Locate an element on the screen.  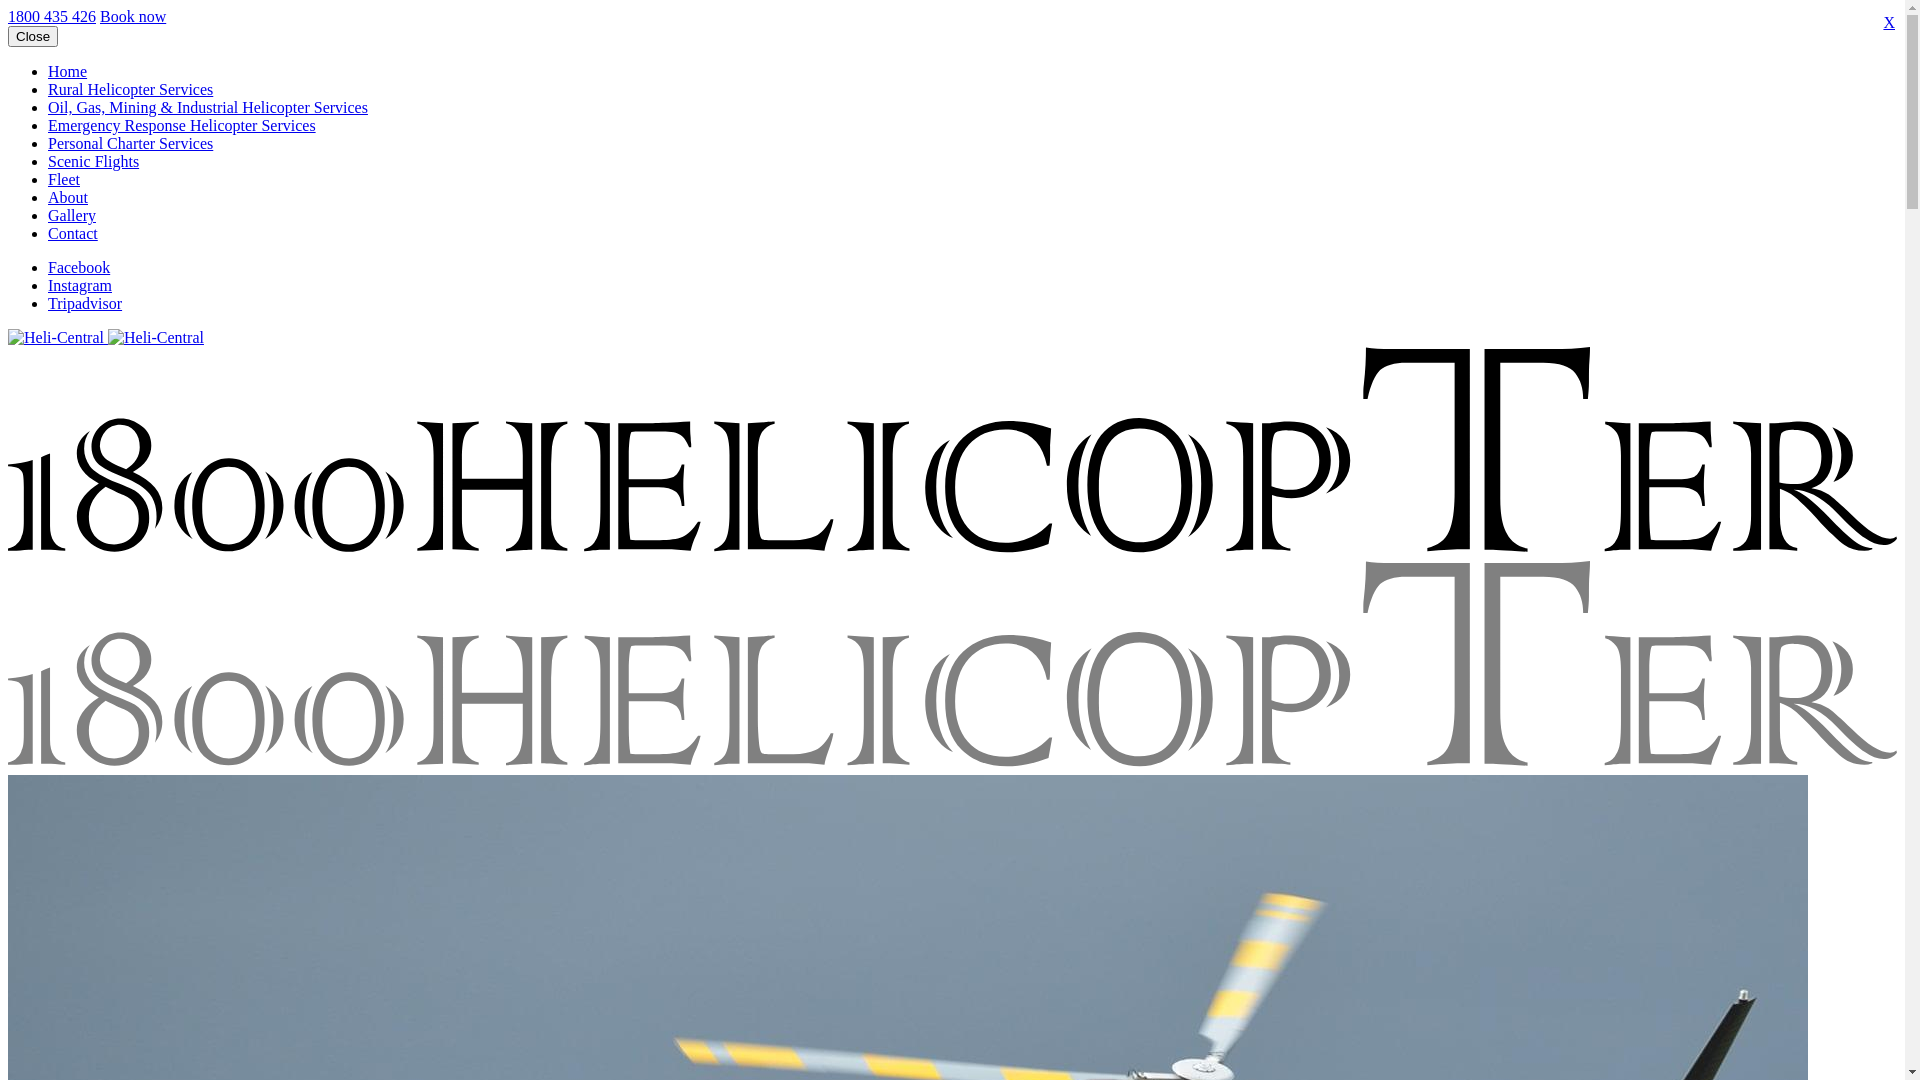
'Emergency Response Helicopter Services' is located at coordinates (48, 125).